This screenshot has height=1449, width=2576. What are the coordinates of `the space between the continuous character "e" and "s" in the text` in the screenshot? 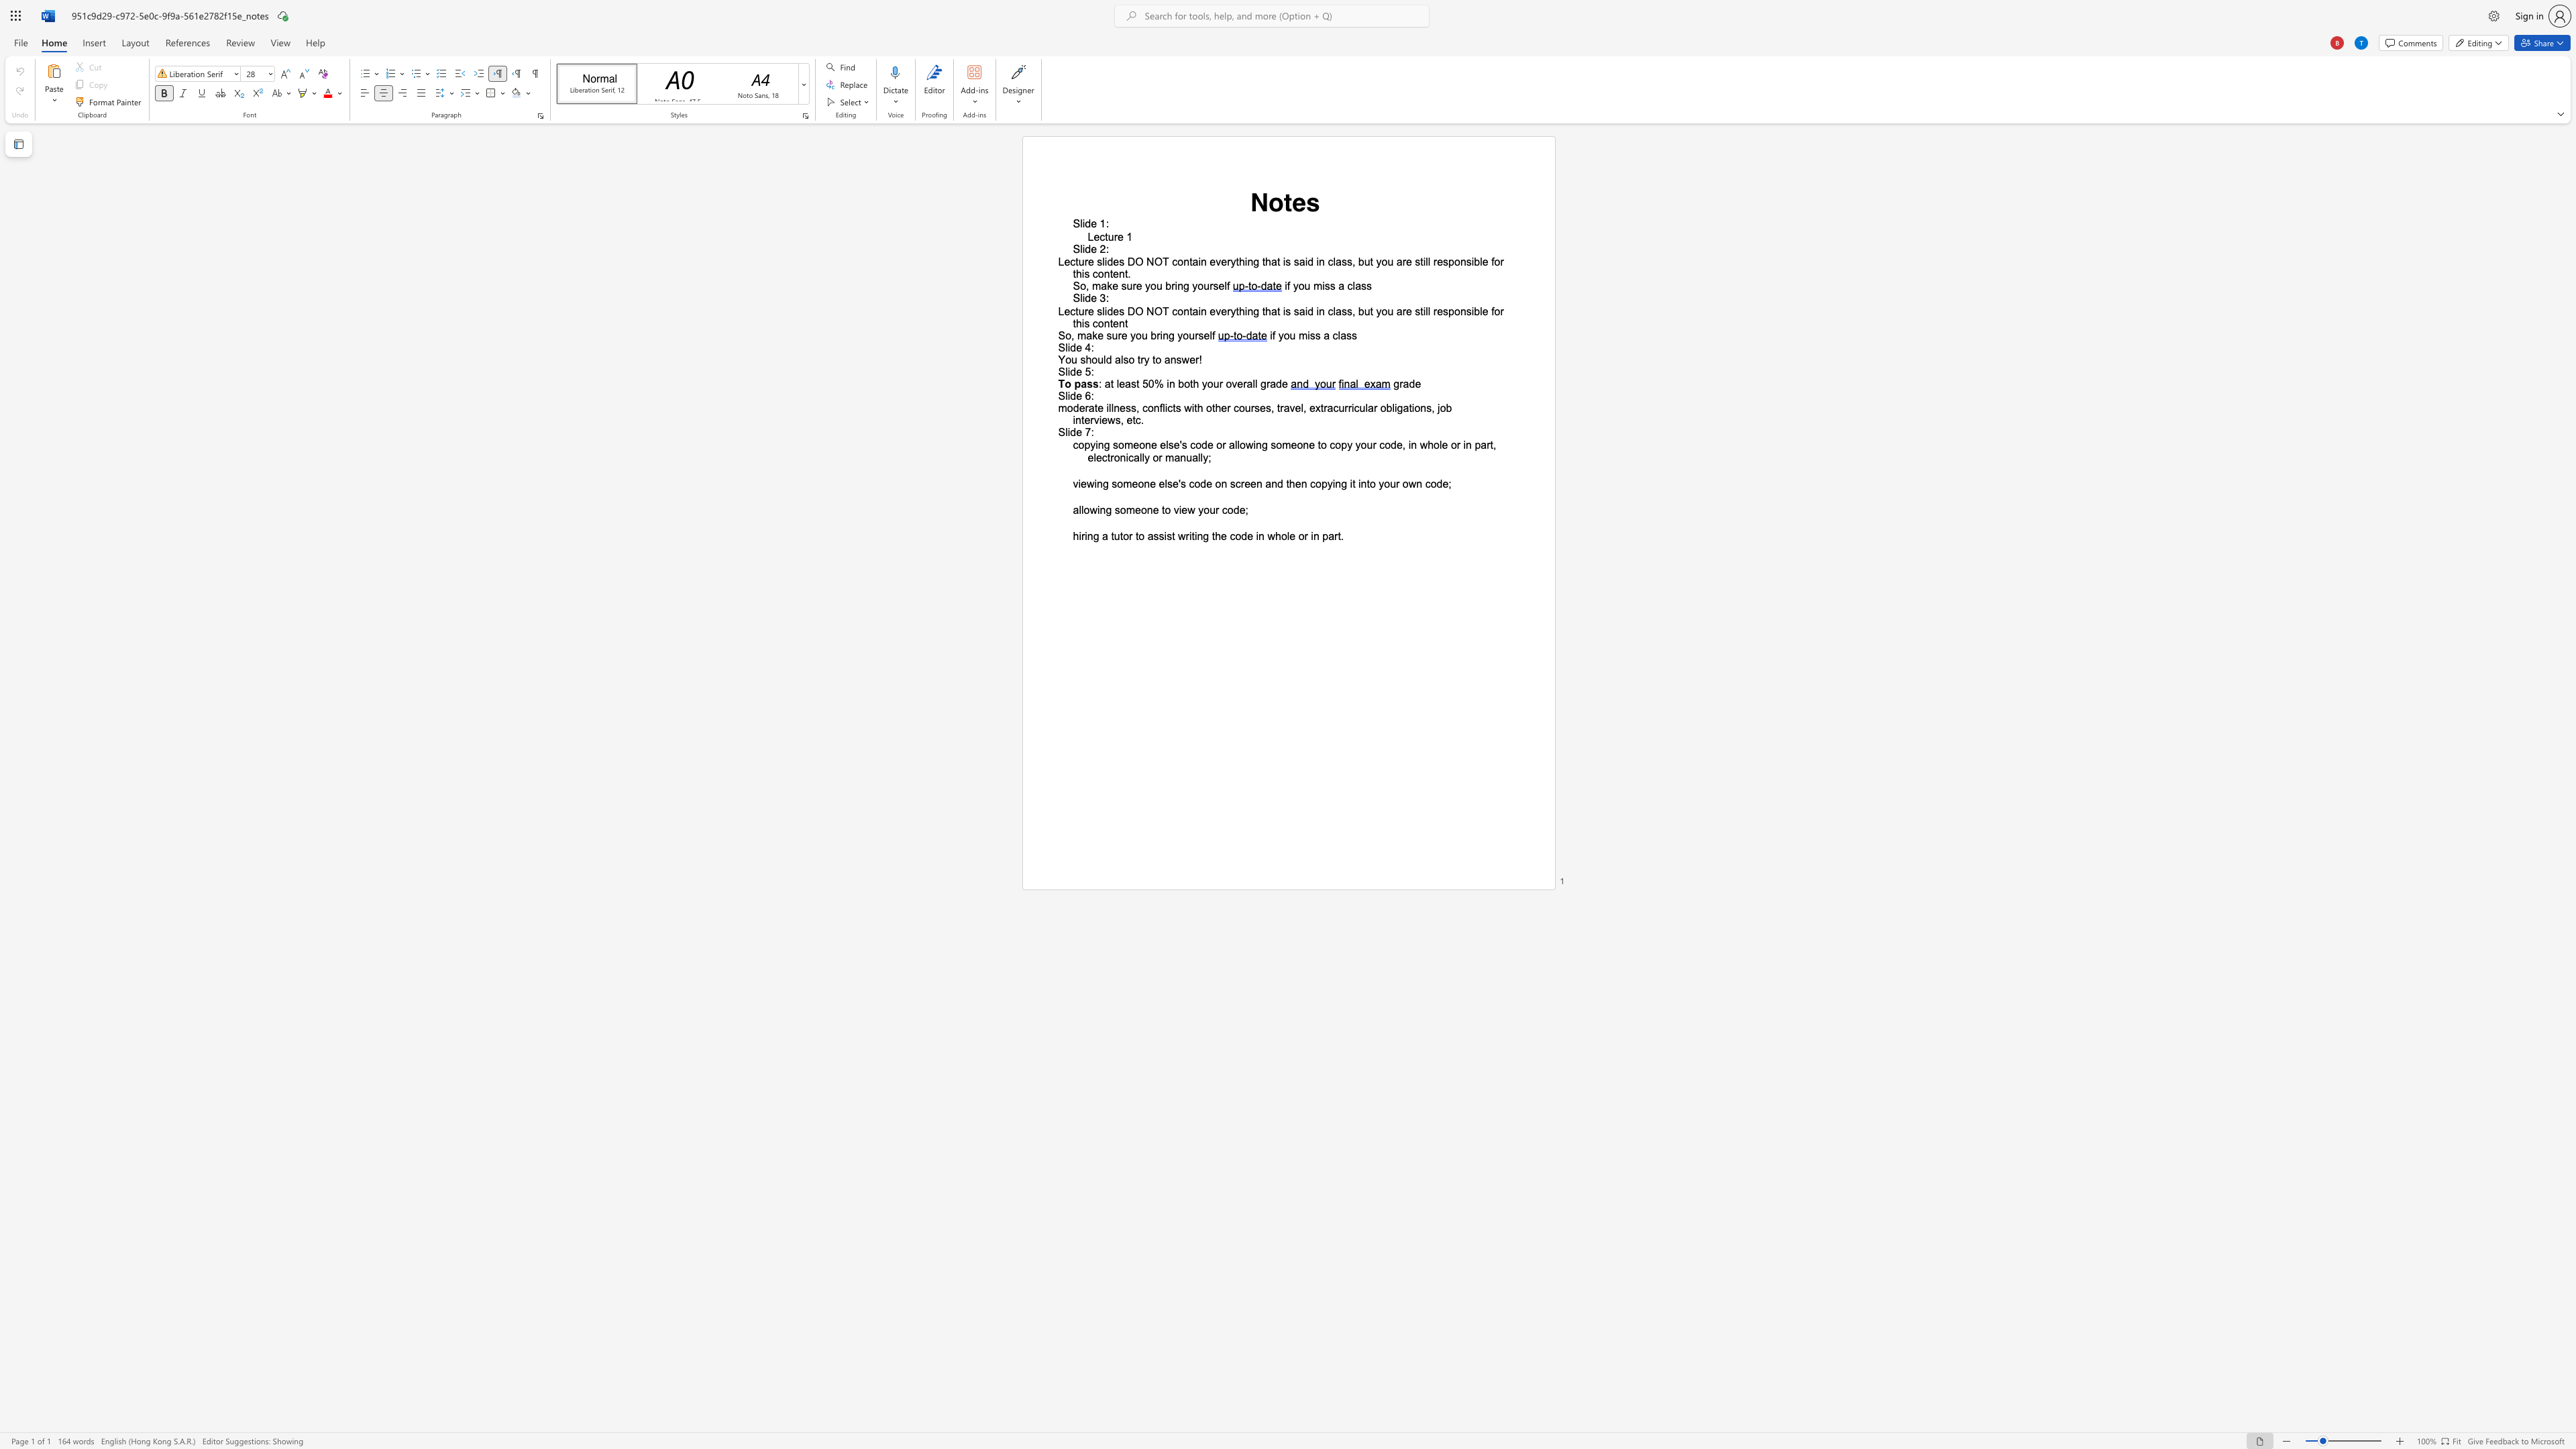 It's located at (1119, 311).